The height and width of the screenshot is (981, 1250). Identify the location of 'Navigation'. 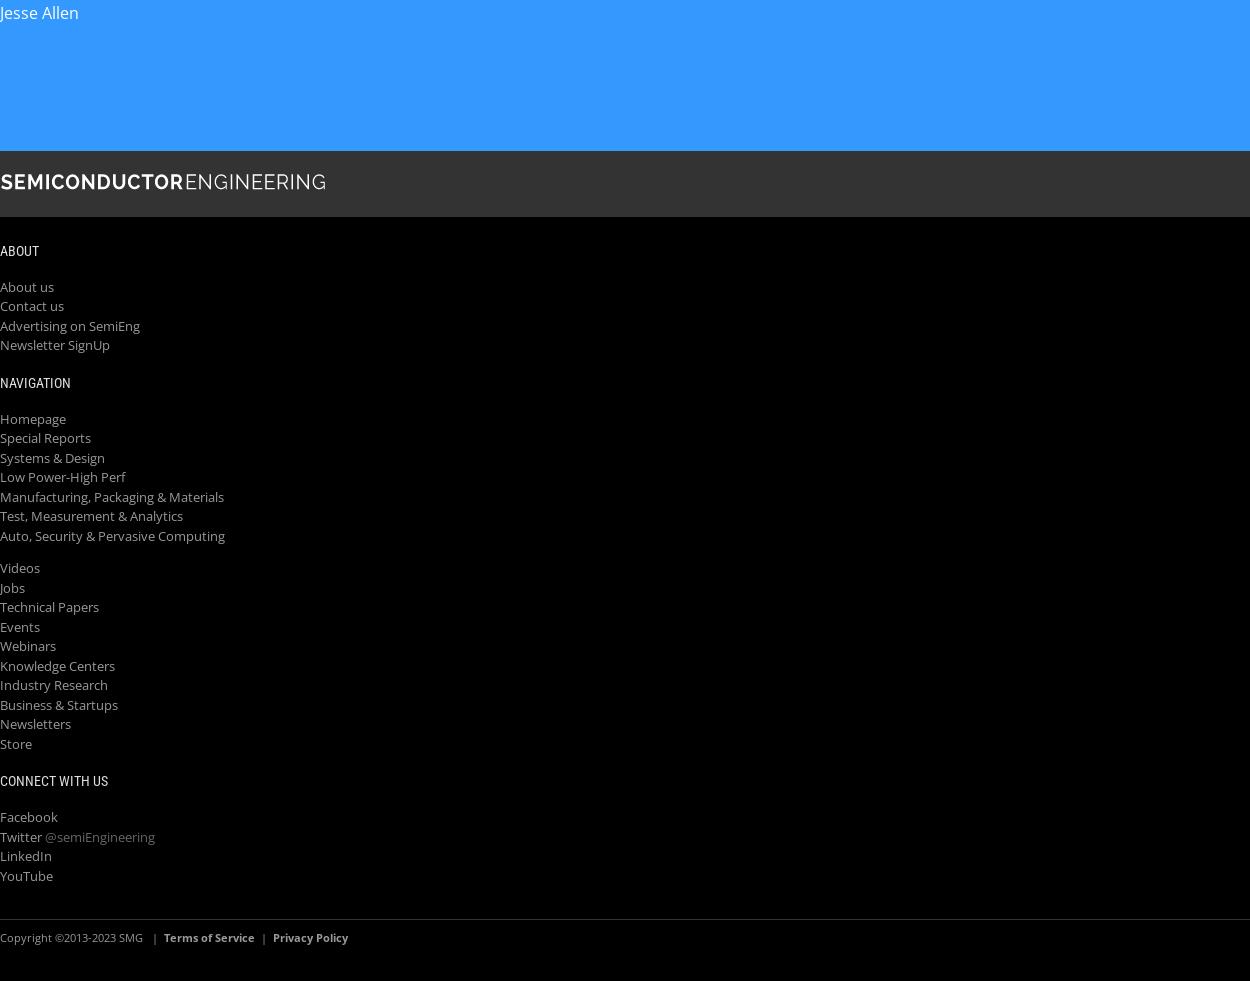
(35, 381).